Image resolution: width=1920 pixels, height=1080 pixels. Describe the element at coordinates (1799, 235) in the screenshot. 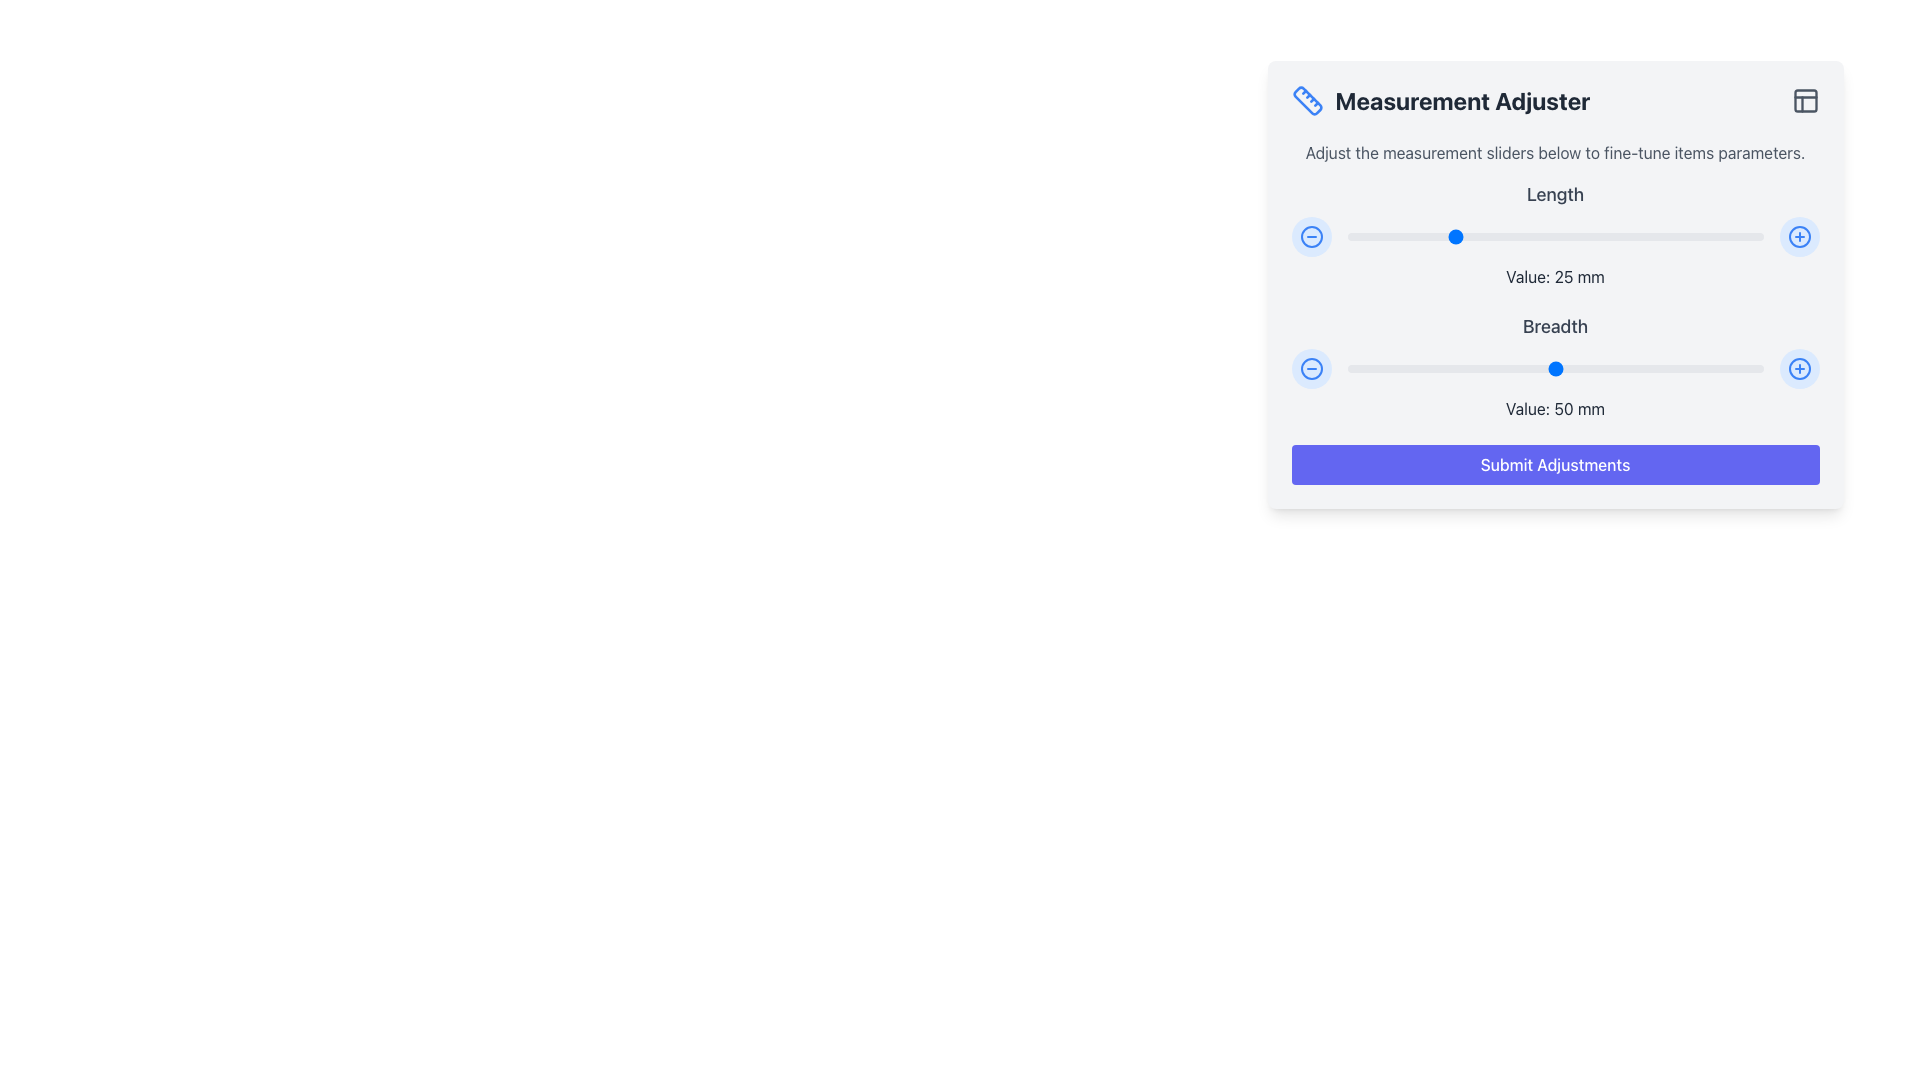

I see `the circular button with a light blue background and a dark blue plus icon to increase the value of the associated parameter` at that location.